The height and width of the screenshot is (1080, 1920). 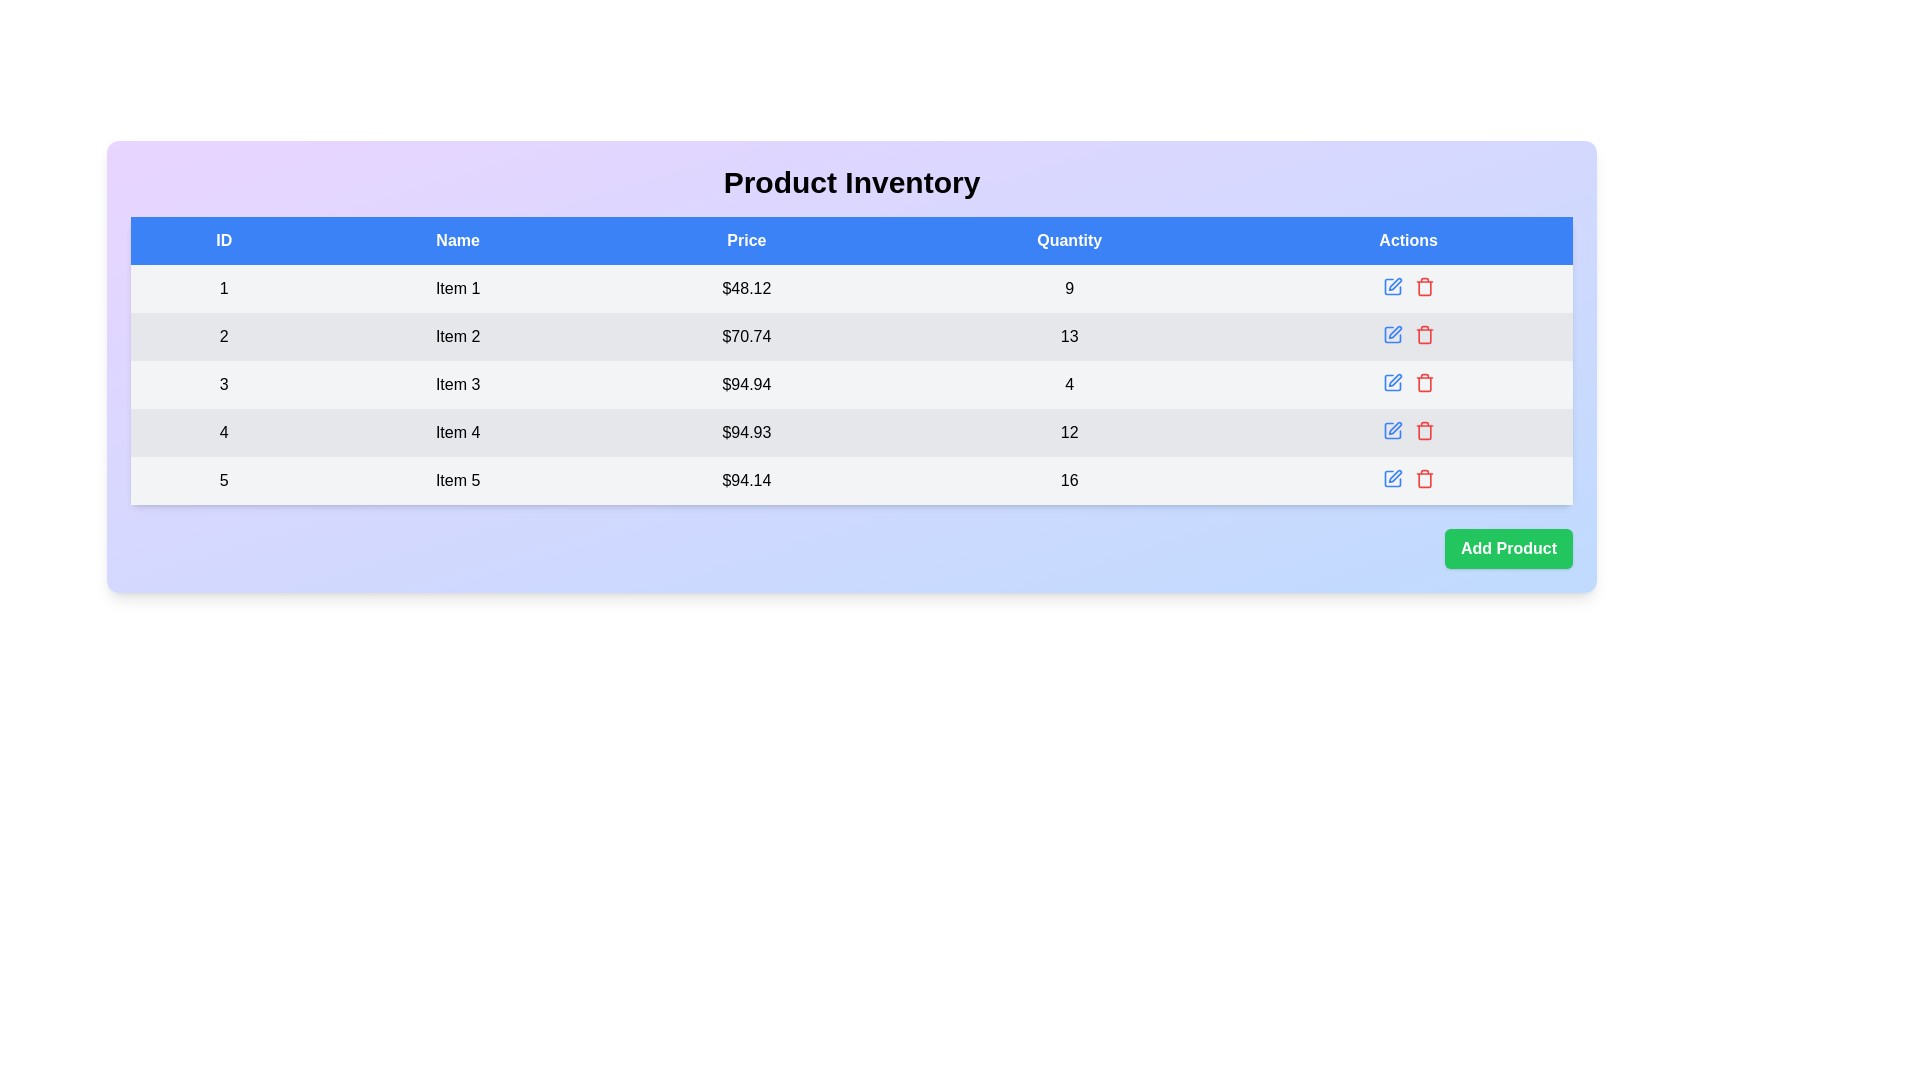 What do you see at coordinates (1068, 481) in the screenshot?
I see `the table cell representing the quantity of 'Item 5' located in the fifth row under the 'Quantity' column` at bounding box center [1068, 481].